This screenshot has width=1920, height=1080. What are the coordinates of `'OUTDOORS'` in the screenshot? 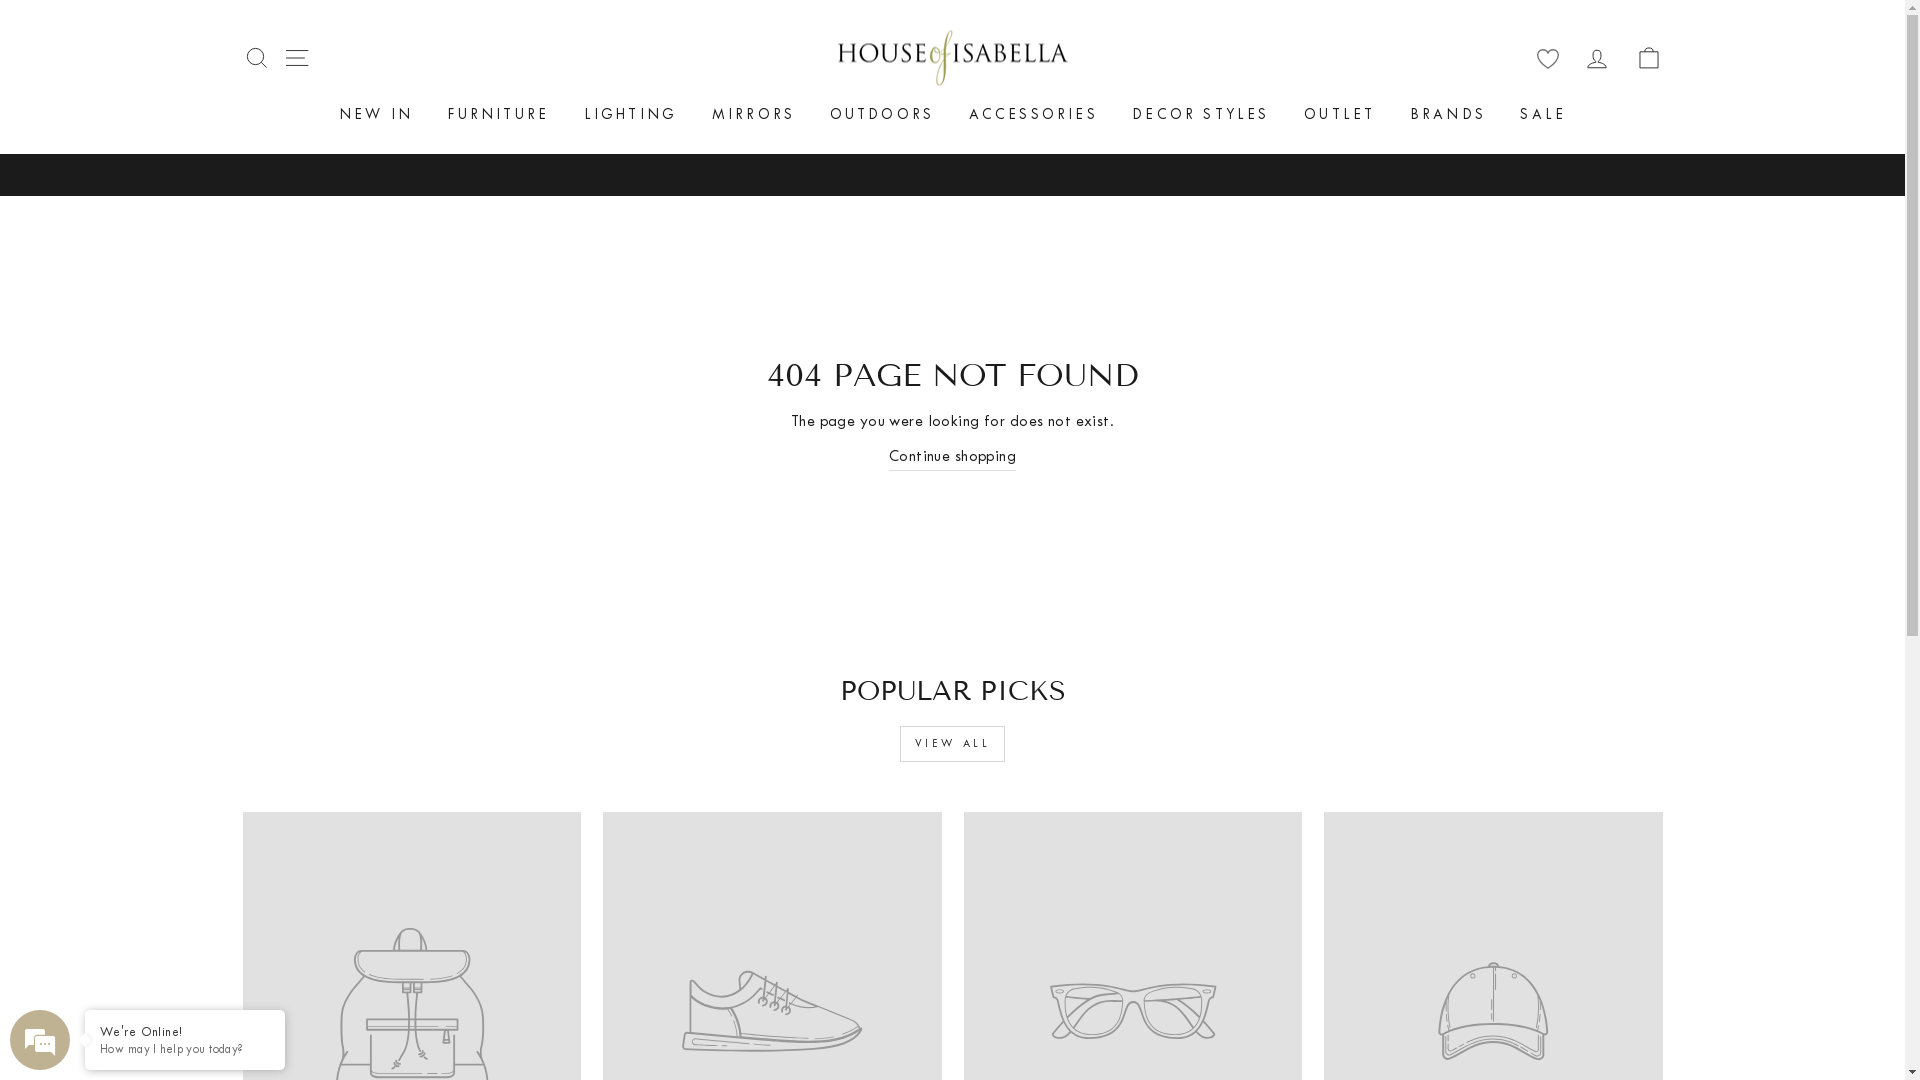 It's located at (881, 114).